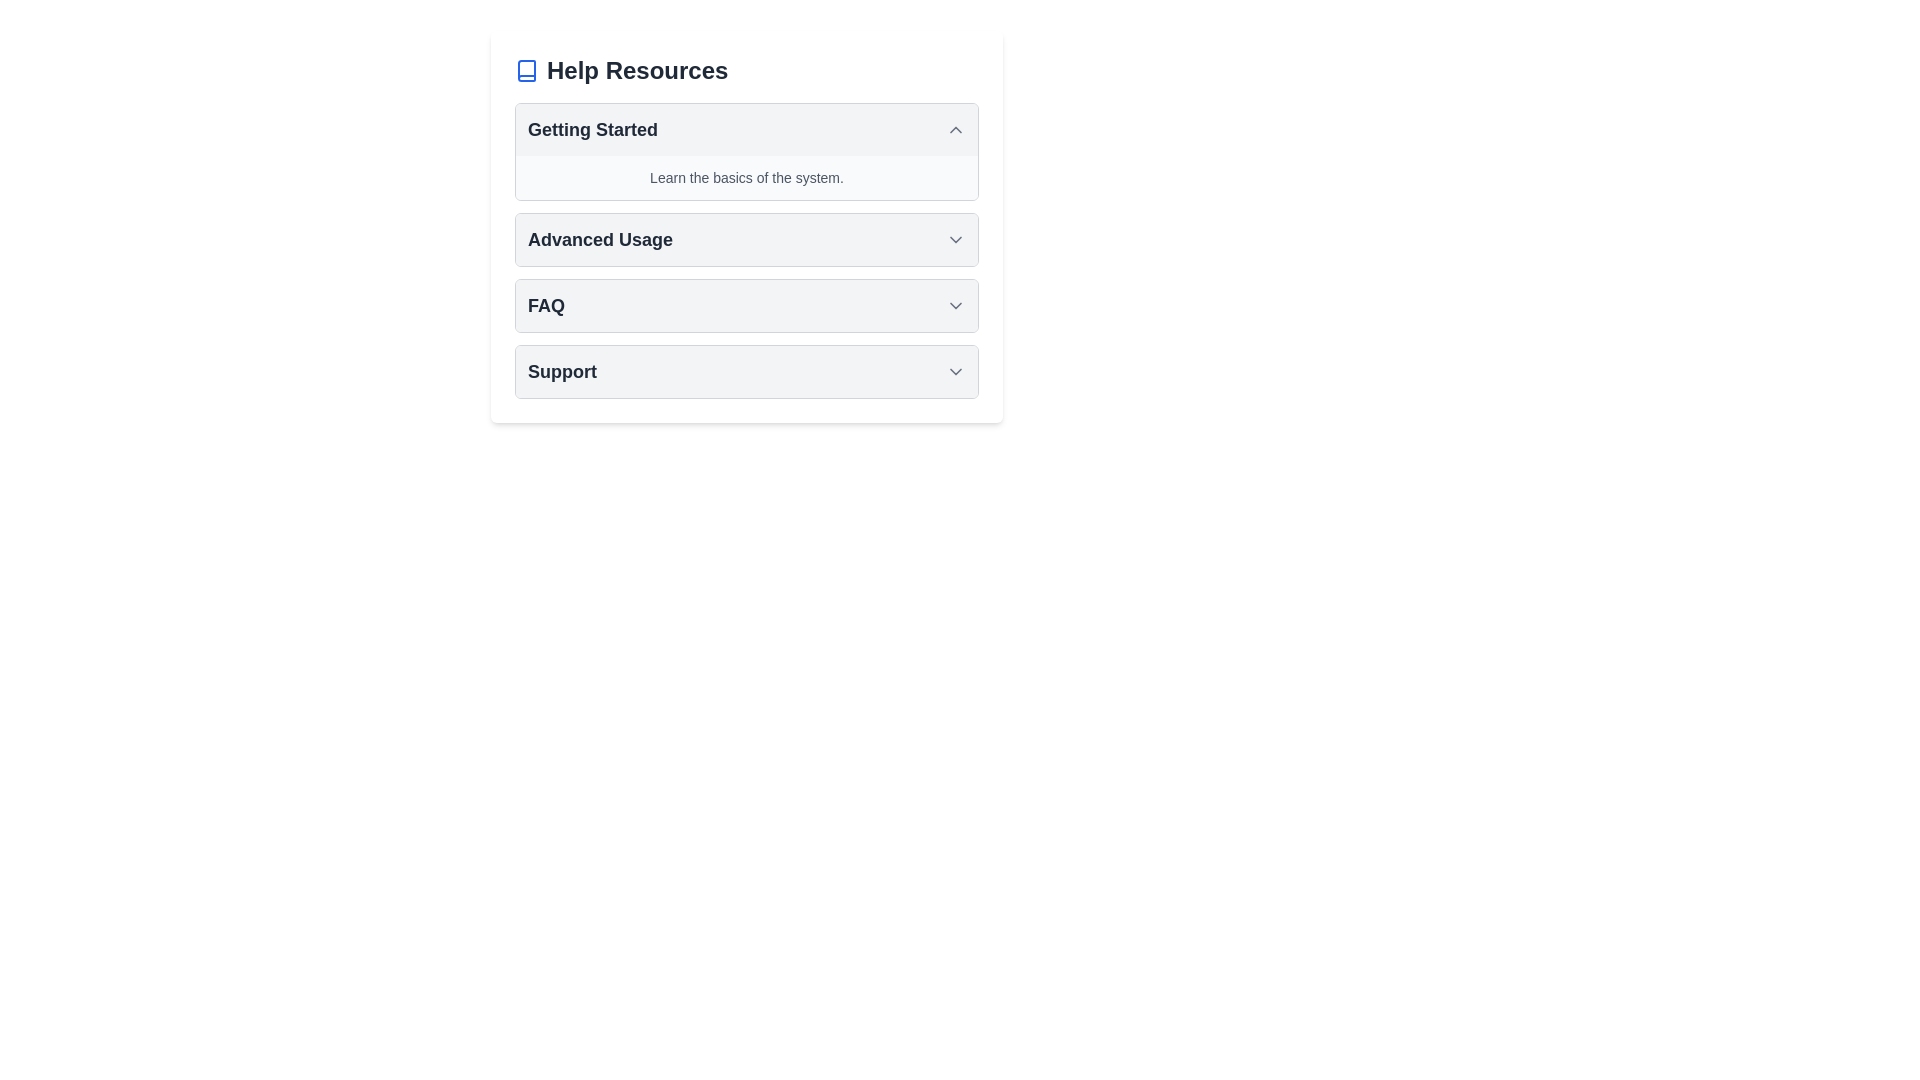  What do you see at coordinates (746, 130) in the screenshot?
I see `the 'Getting Started' collapsible header element via keyboard navigation` at bounding box center [746, 130].